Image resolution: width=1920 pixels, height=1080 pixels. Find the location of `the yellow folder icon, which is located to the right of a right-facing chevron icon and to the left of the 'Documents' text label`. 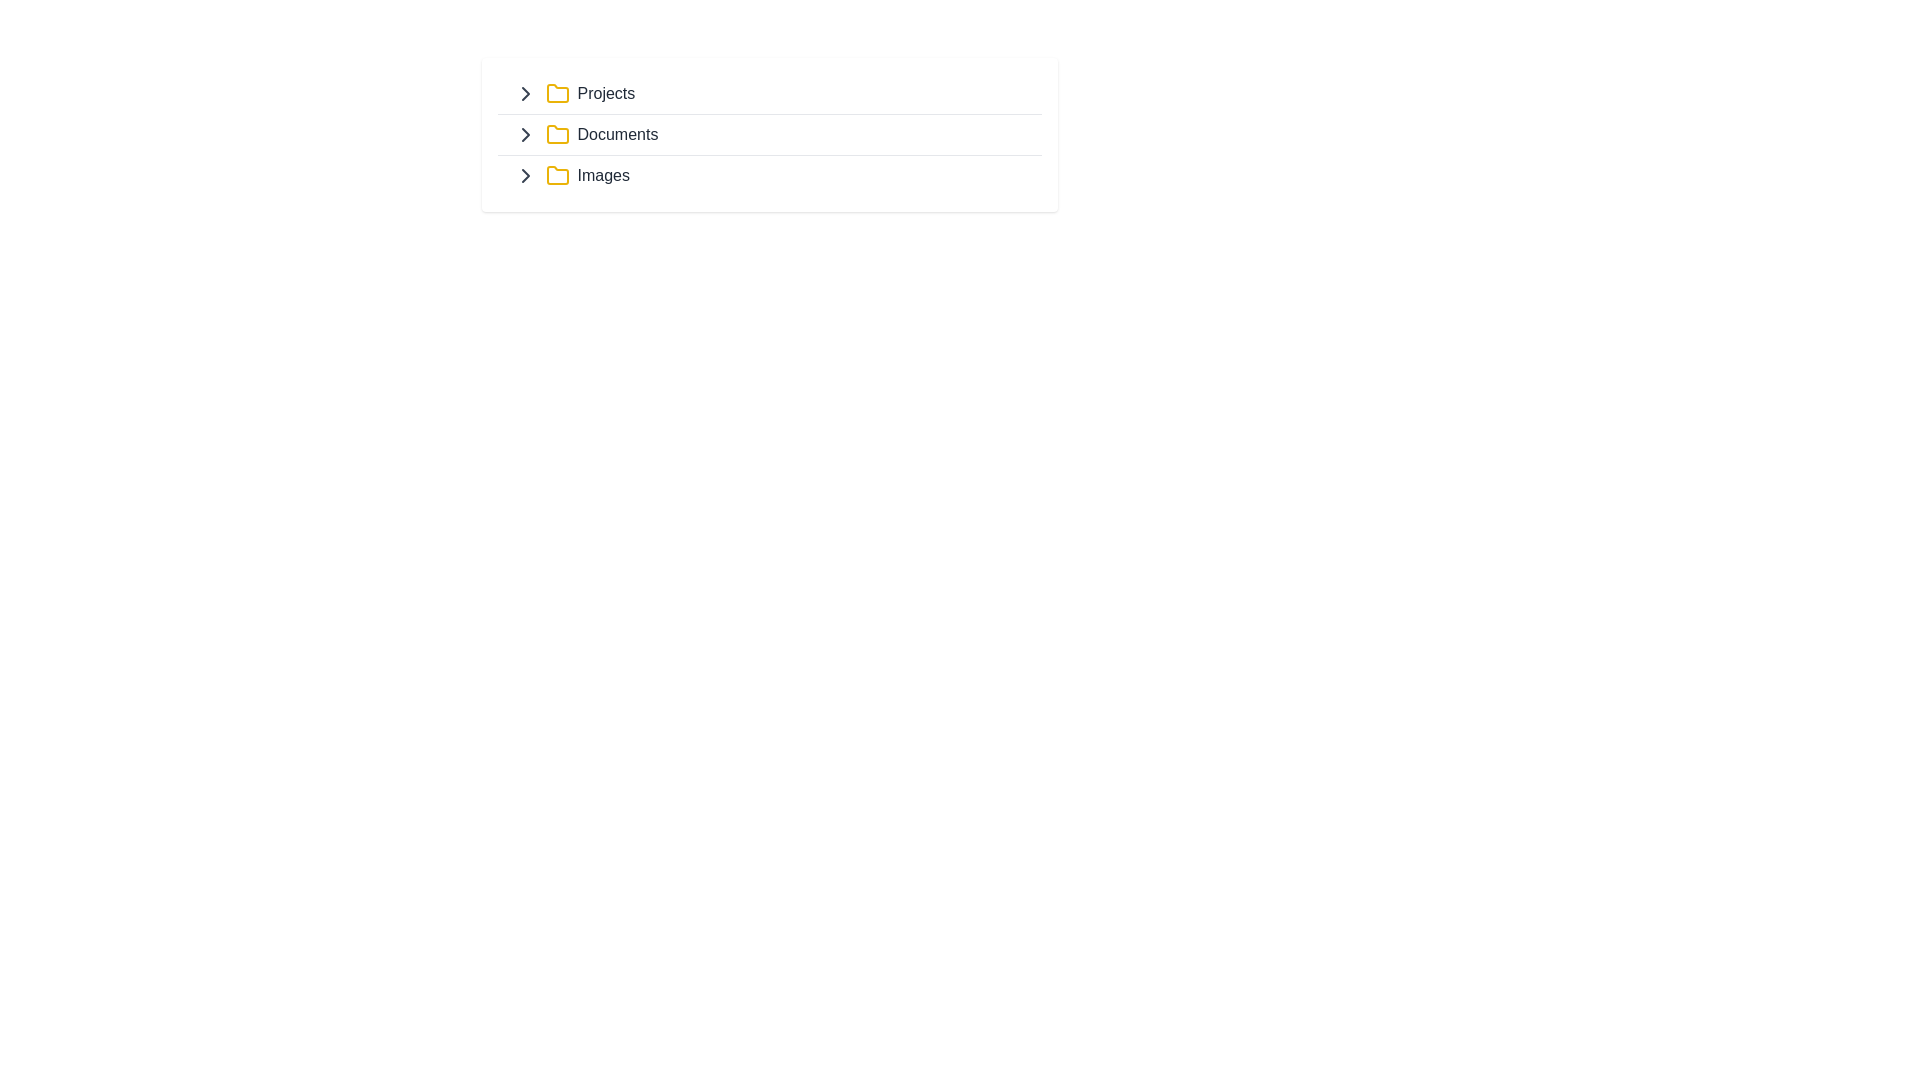

the yellow folder icon, which is located to the right of a right-facing chevron icon and to the left of the 'Documents' text label is located at coordinates (557, 135).